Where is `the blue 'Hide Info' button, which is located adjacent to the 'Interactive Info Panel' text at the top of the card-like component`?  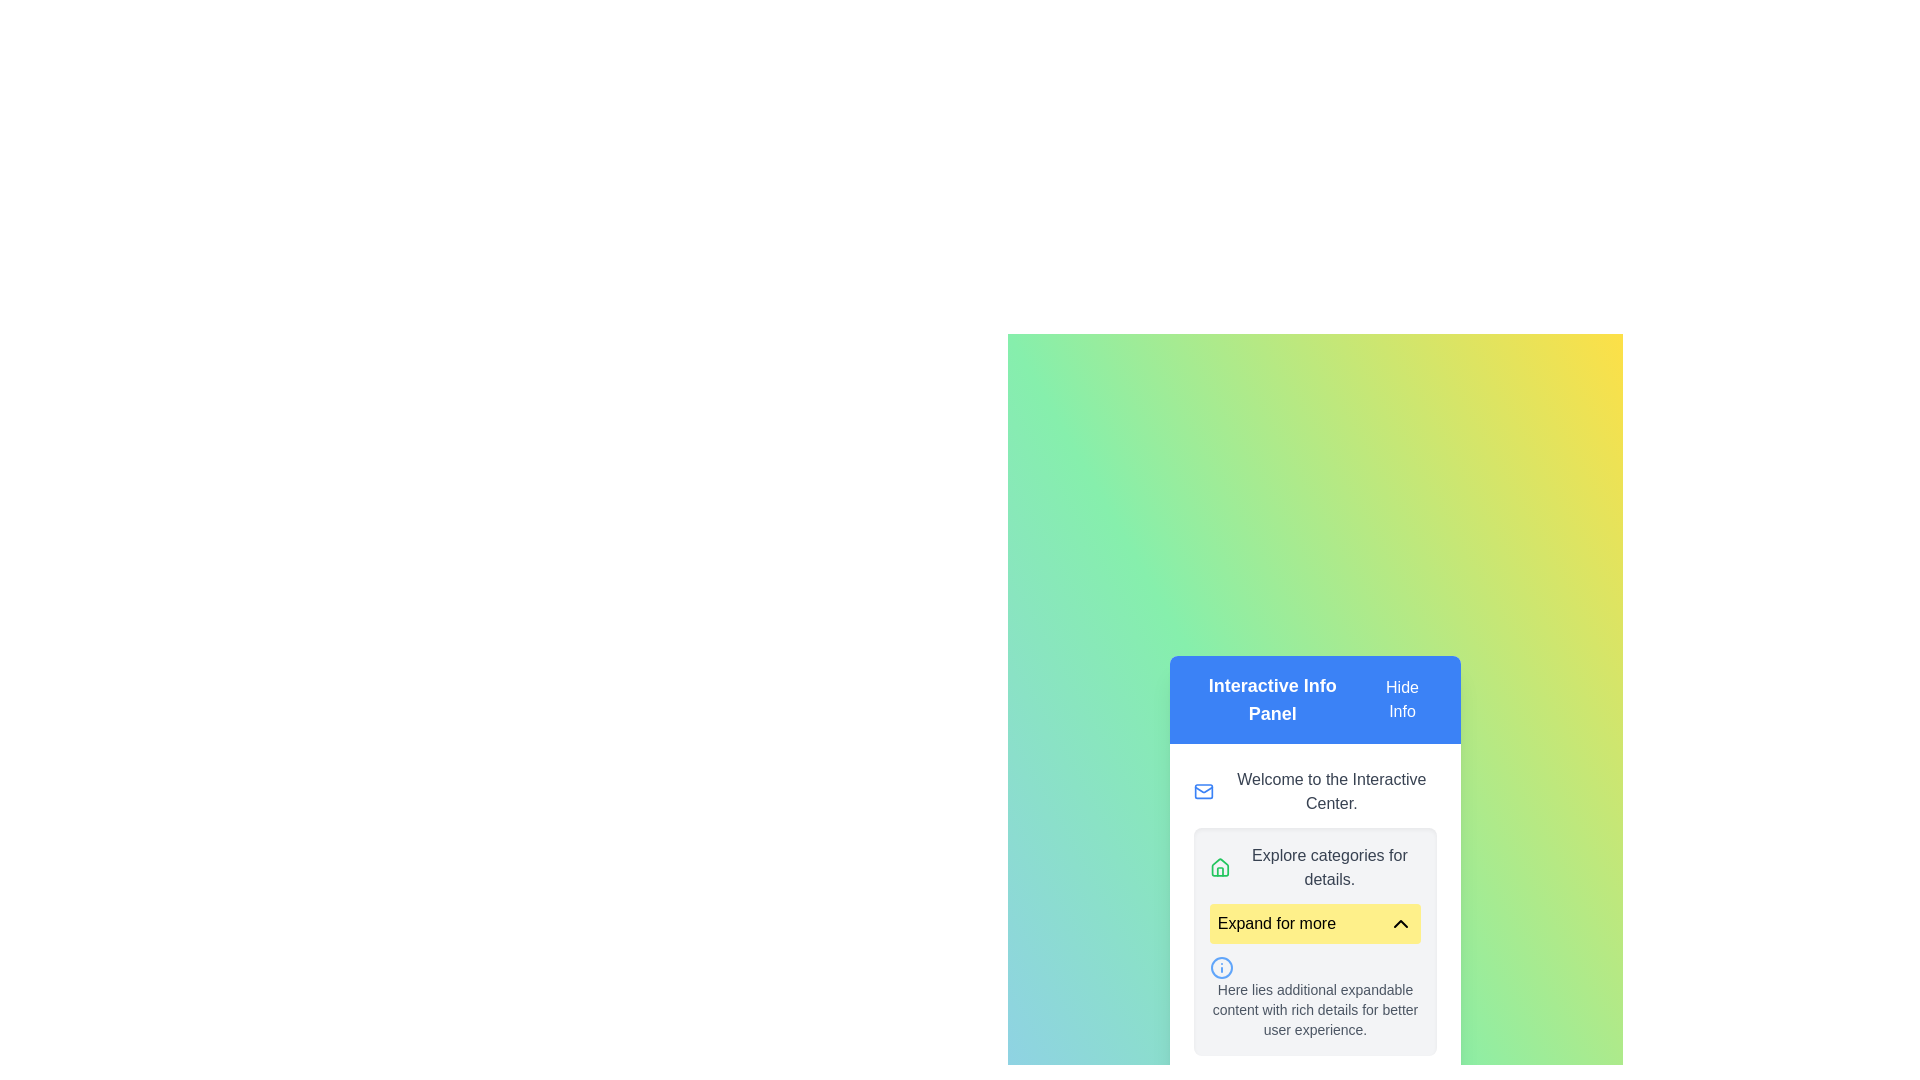
the blue 'Hide Info' button, which is located adjacent to the 'Interactive Info Panel' text at the top of the card-like component is located at coordinates (1401, 698).